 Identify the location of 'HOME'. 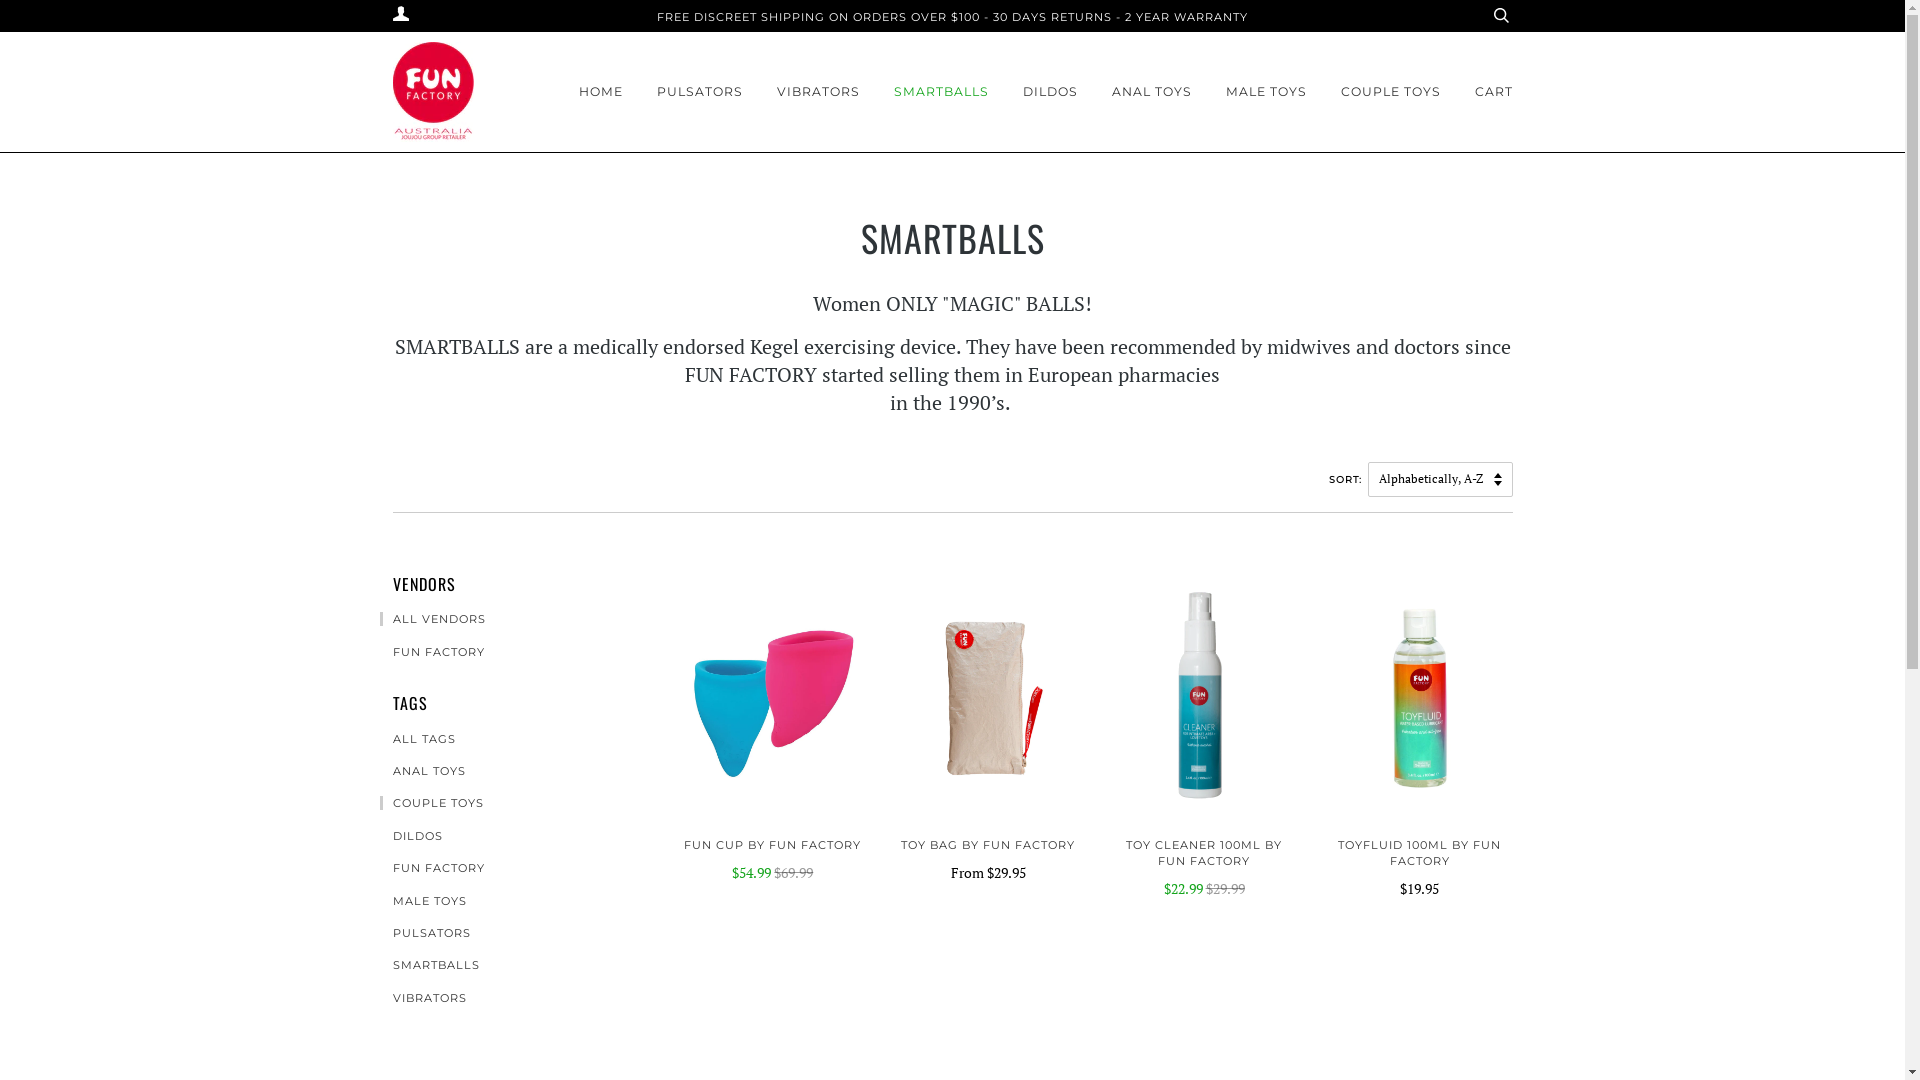
(576, 92).